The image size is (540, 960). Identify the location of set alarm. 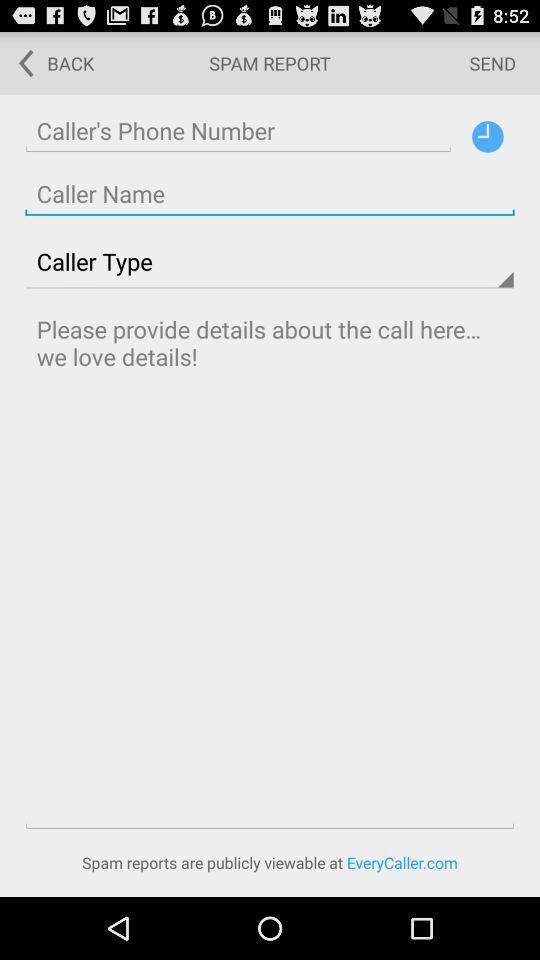
(486, 135).